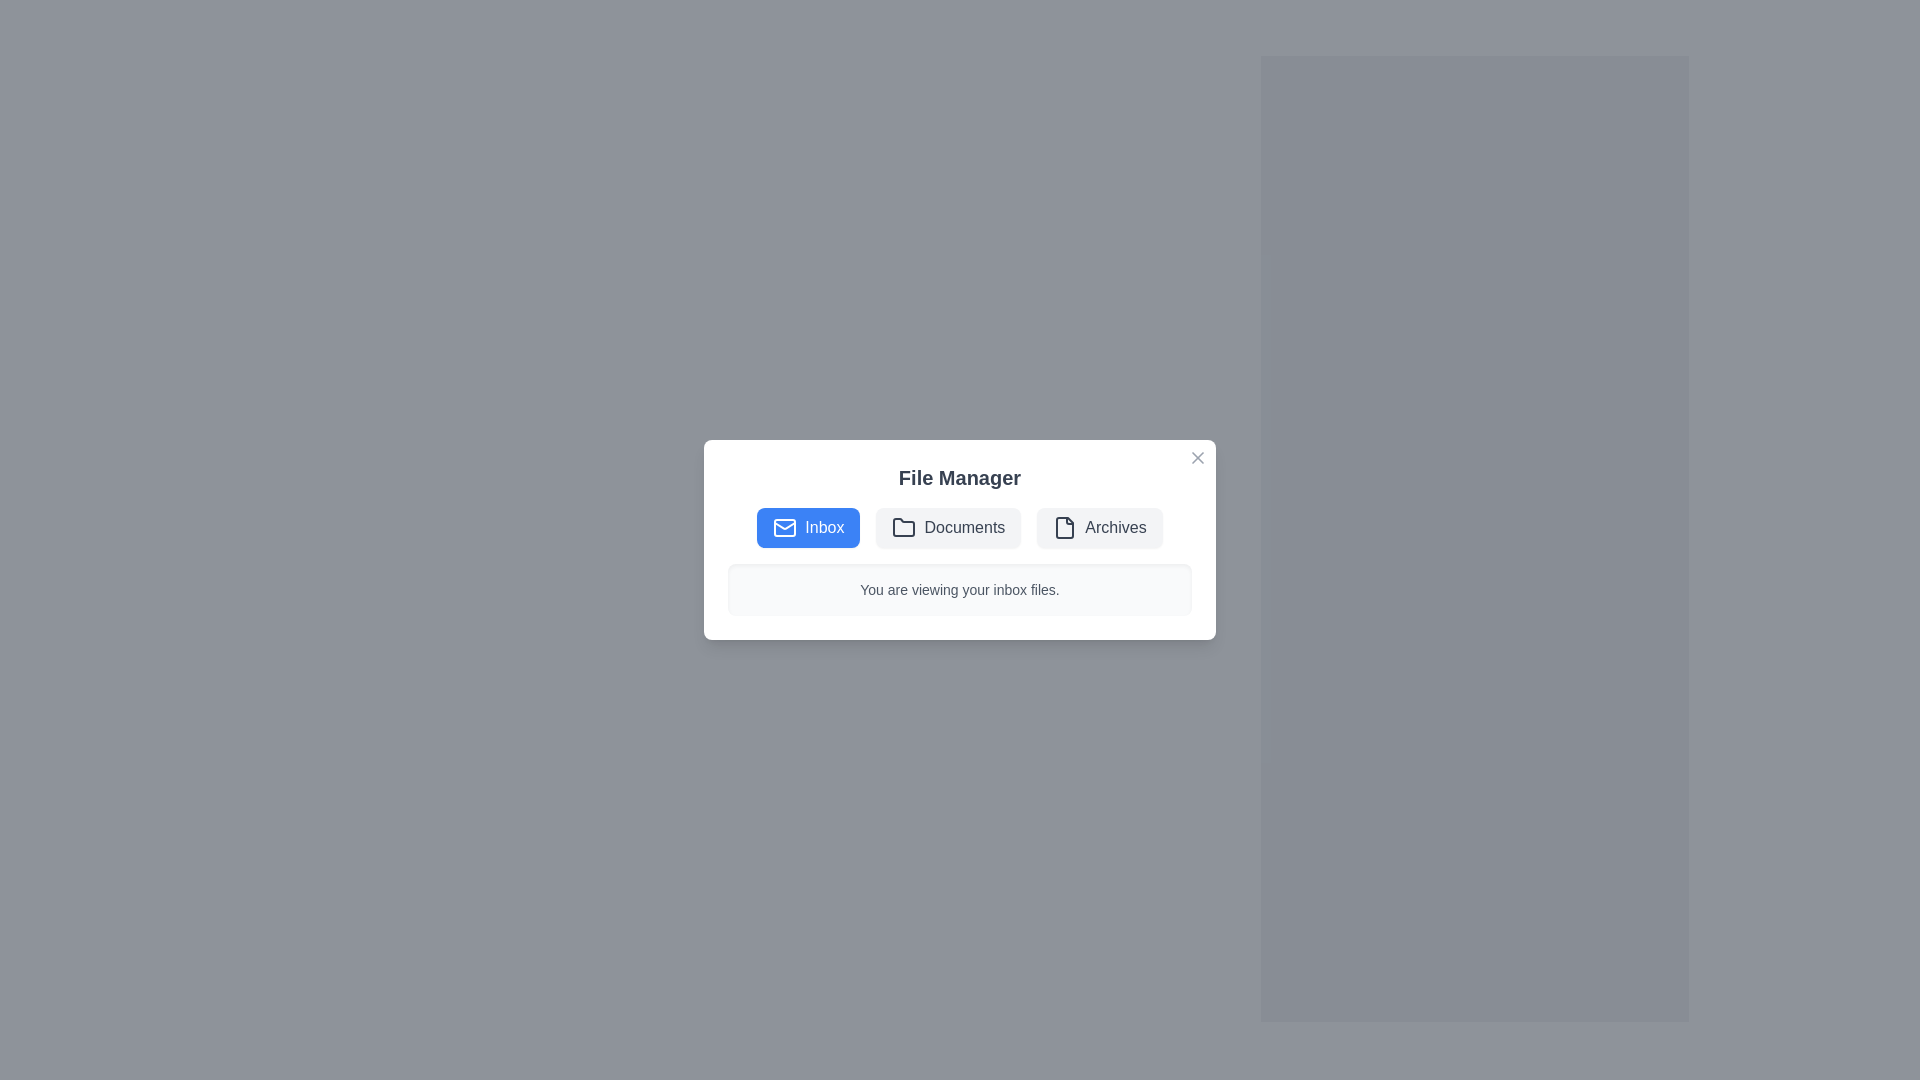  Describe the element at coordinates (784, 527) in the screenshot. I see `the 'Inbox' icon located inside the blue button on the left side of the toolbar in the 'File Manager' modal` at that location.